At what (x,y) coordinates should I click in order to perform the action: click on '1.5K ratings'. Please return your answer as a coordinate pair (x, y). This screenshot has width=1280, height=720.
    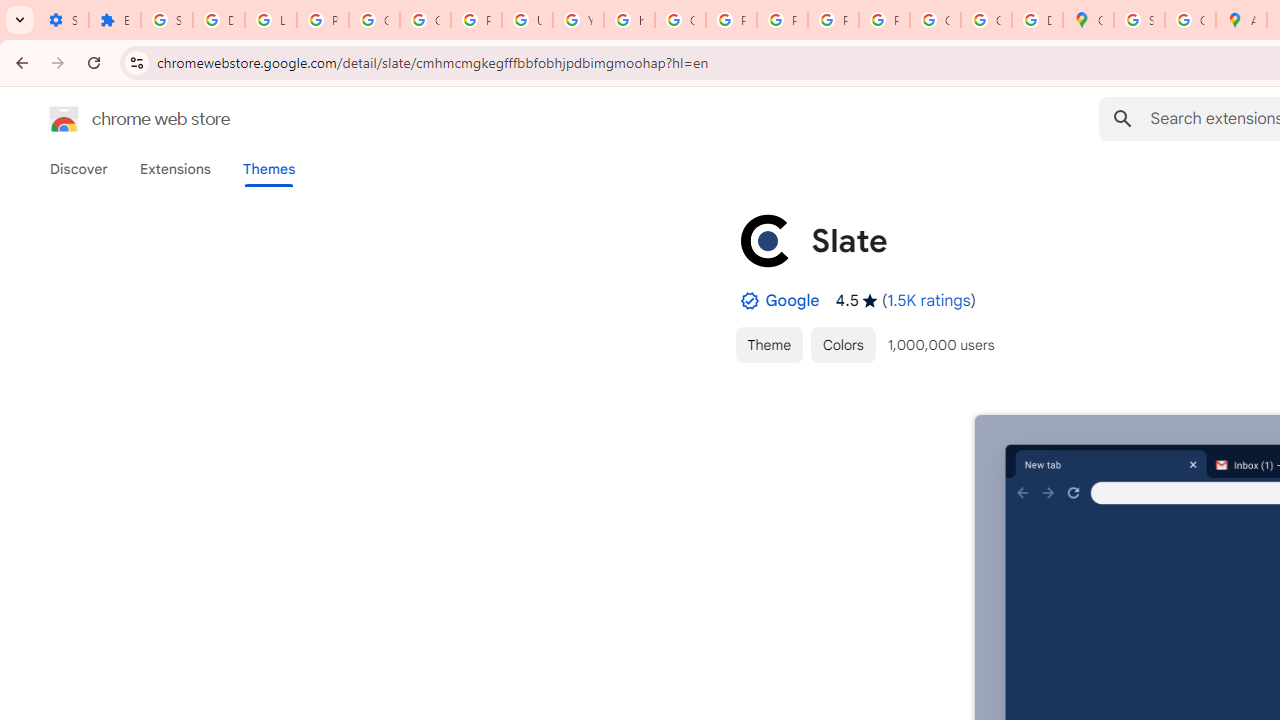
    Looking at the image, I should click on (928, 300).